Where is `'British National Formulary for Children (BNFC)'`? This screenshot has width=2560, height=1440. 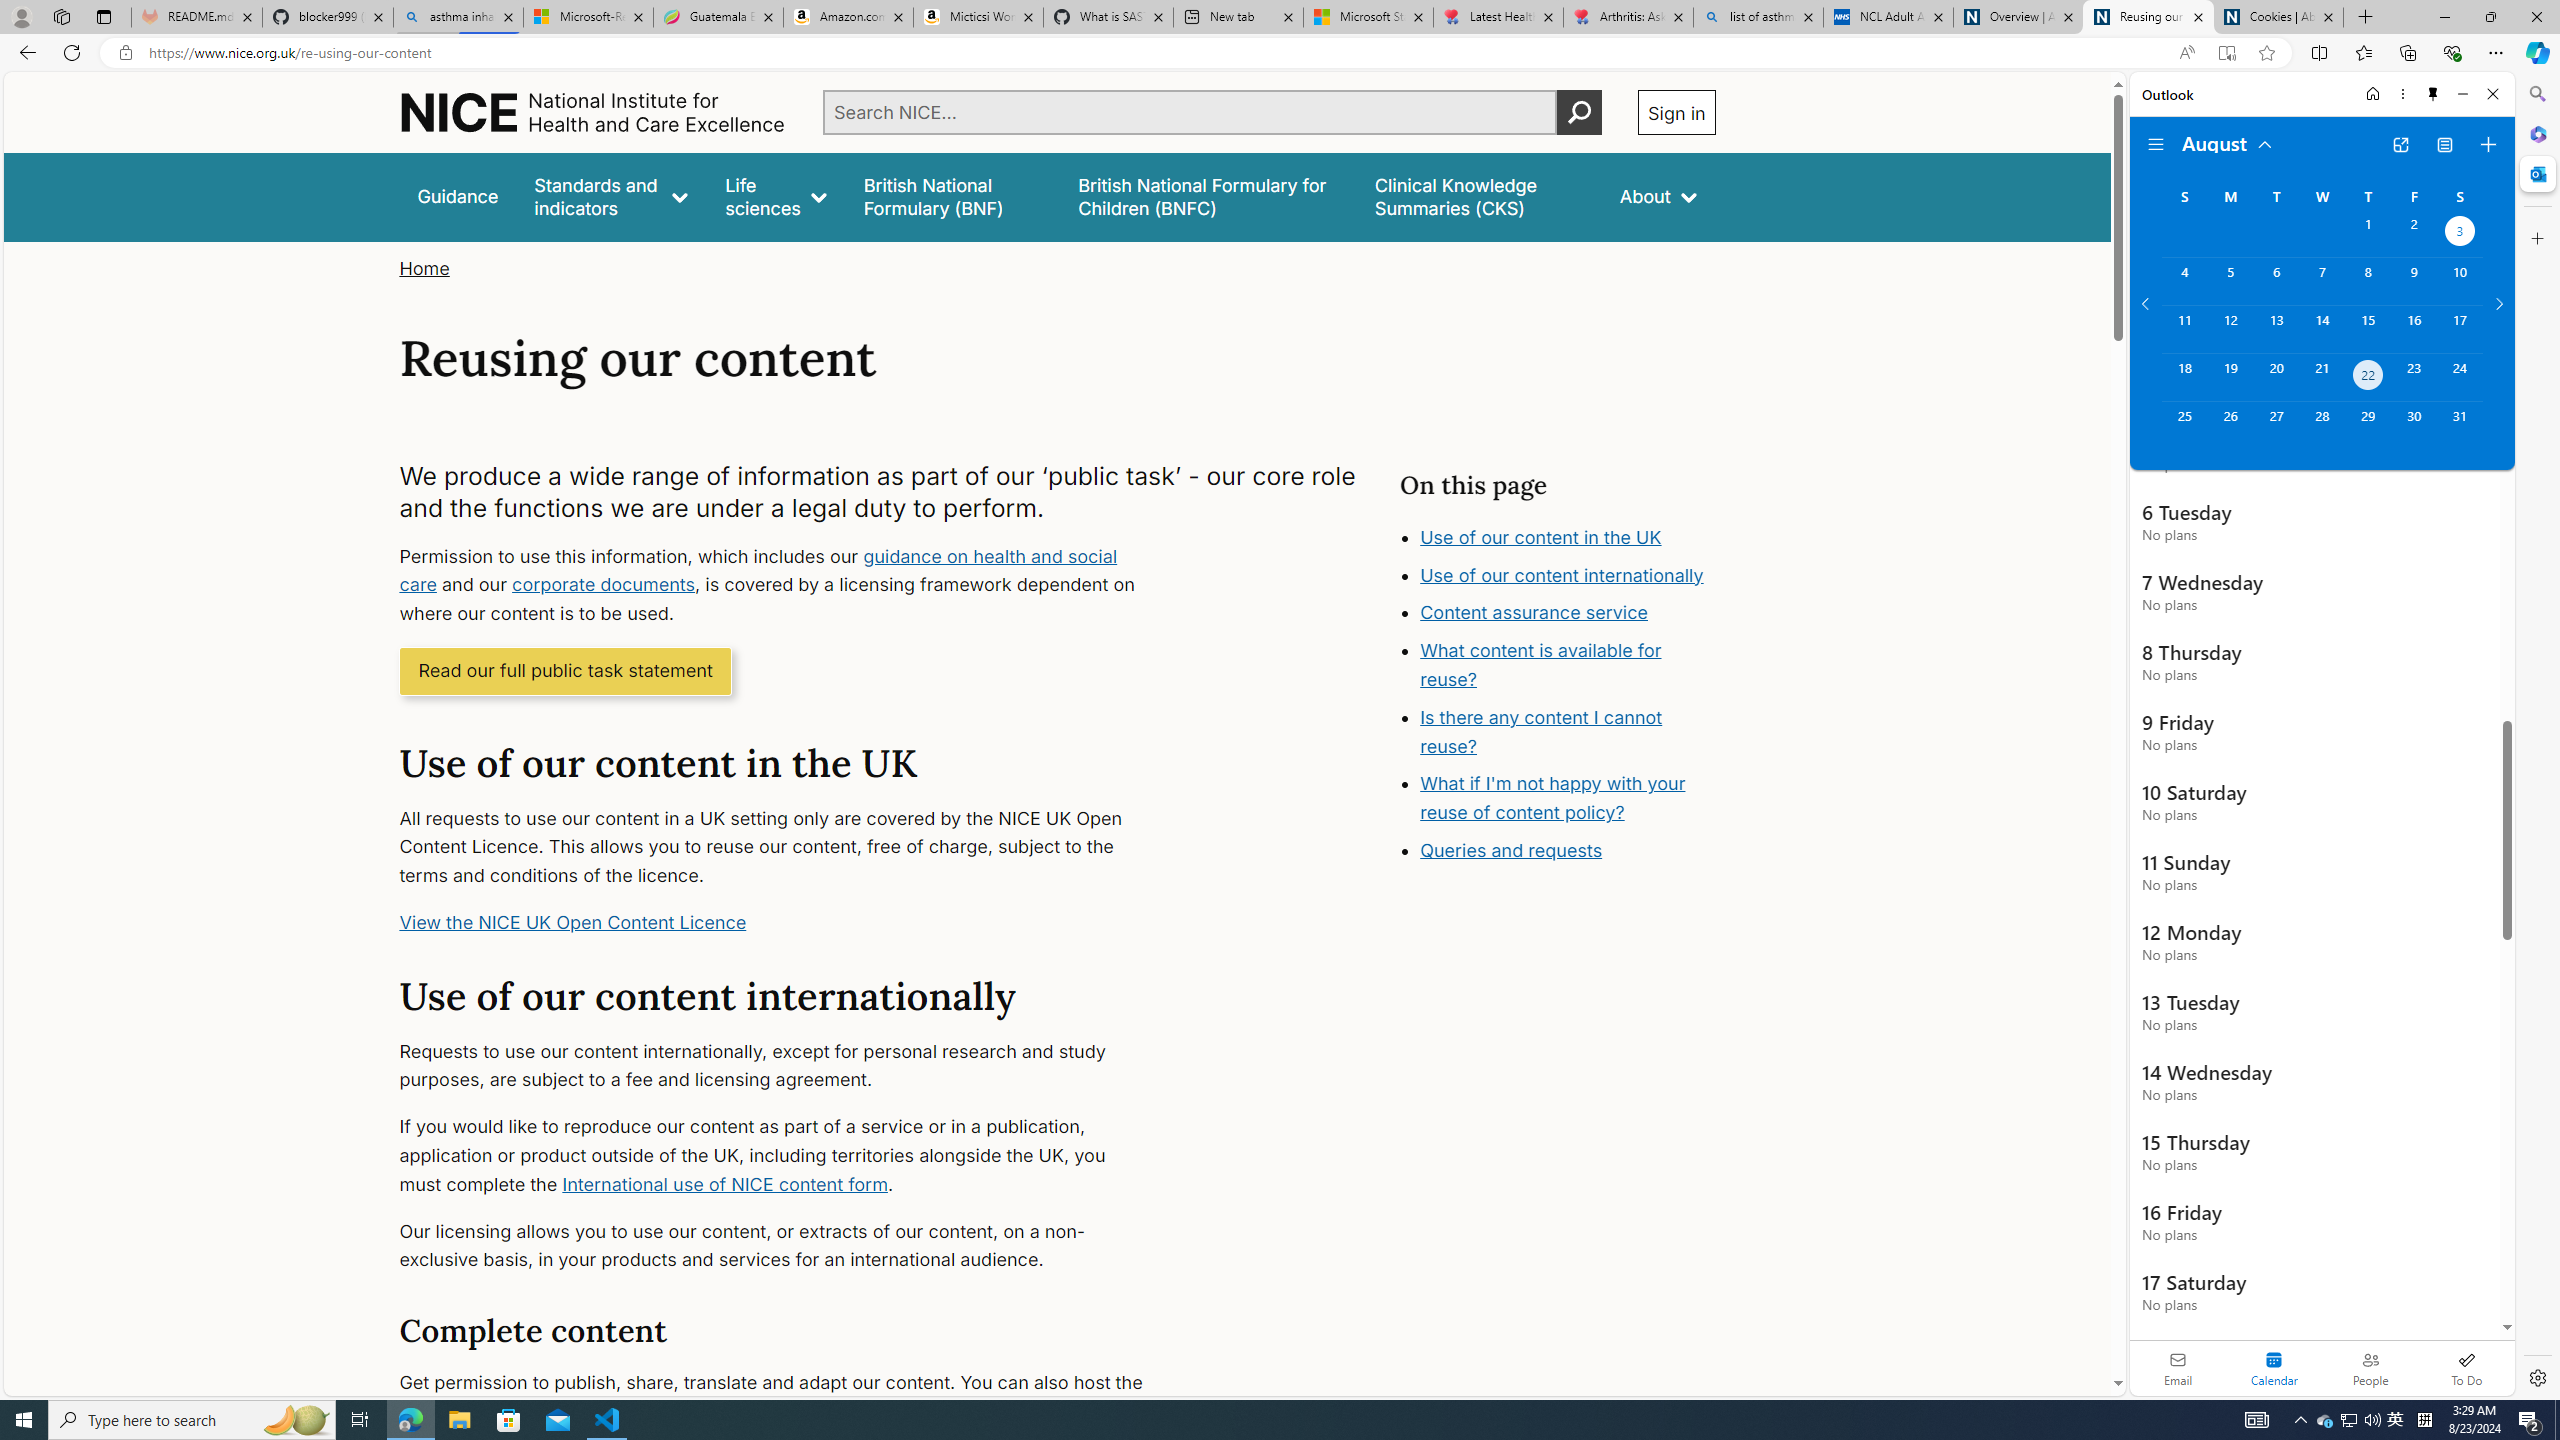
'British National Formulary for Children (BNFC)' is located at coordinates (1207, 196).